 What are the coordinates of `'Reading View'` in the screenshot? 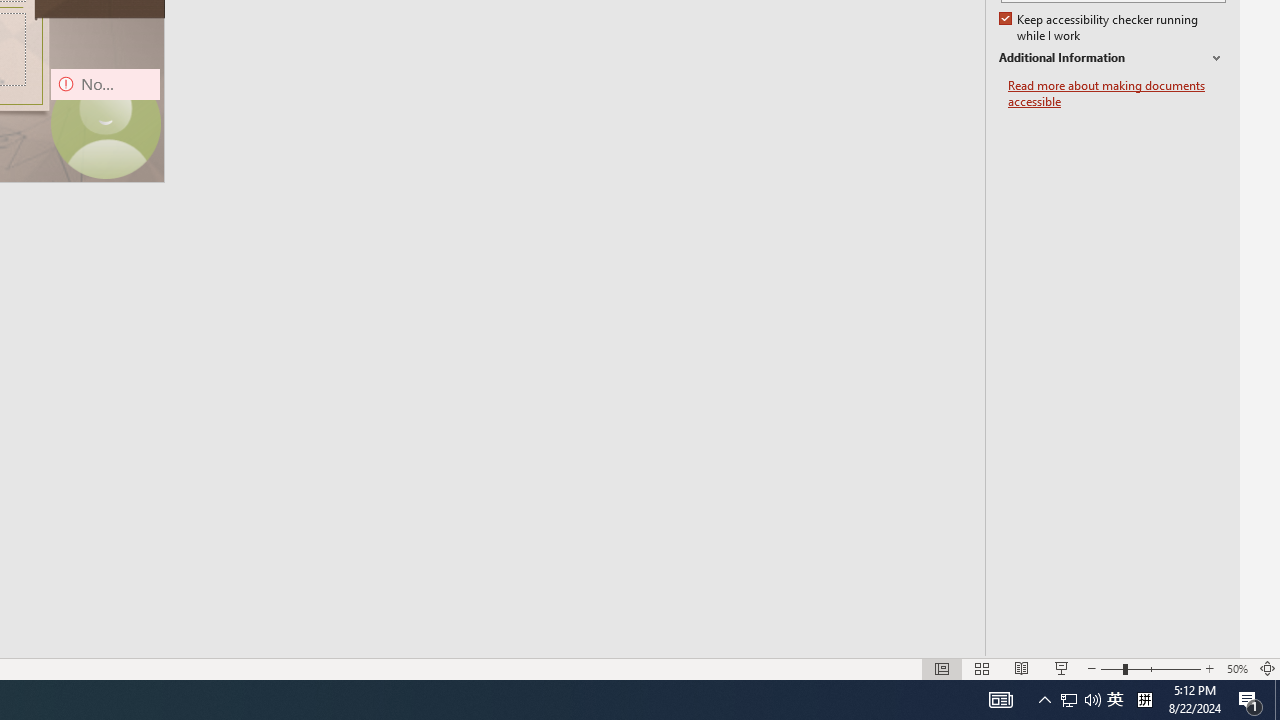 It's located at (1022, 669).